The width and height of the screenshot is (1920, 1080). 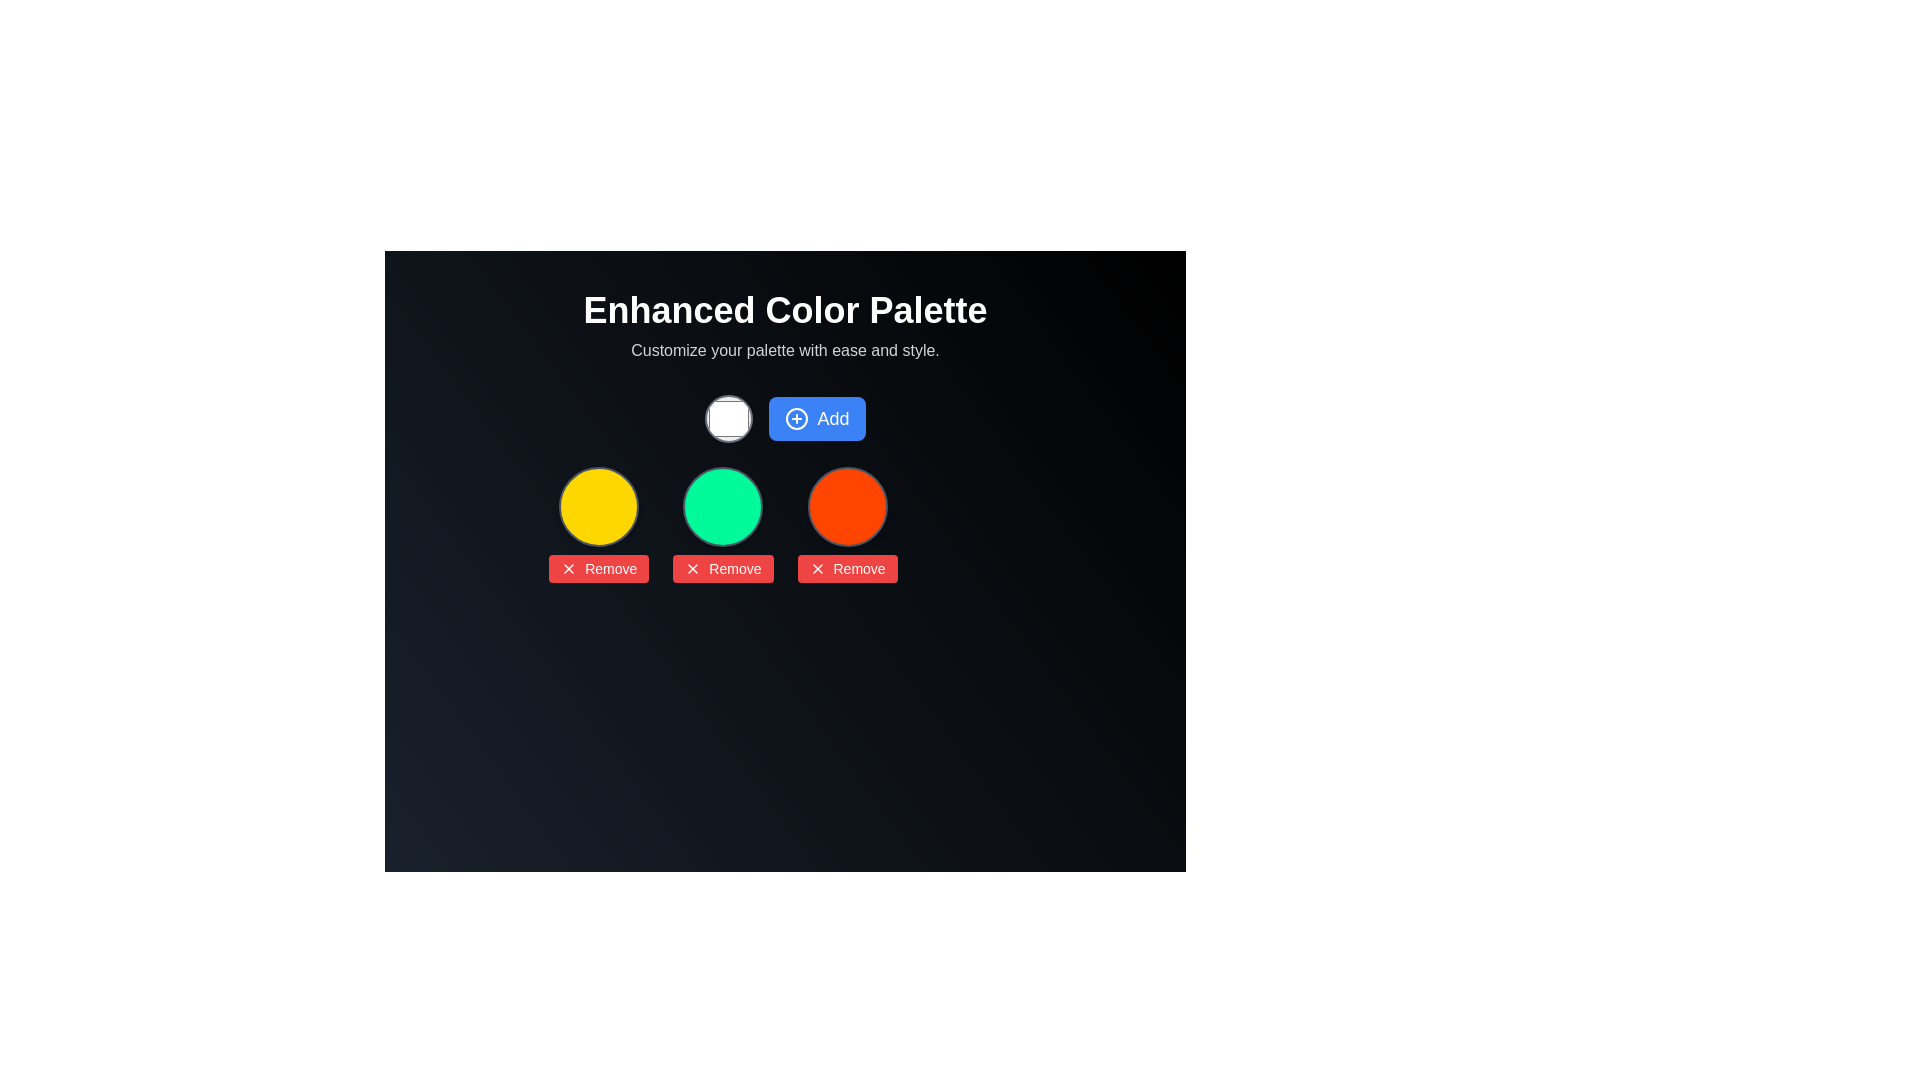 What do you see at coordinates (598, 569) in the screenshot?
I see `the second button in the row of identical buttons used to remove the associated color from the palette to observe hover effects` at bounding box center [598, 569].